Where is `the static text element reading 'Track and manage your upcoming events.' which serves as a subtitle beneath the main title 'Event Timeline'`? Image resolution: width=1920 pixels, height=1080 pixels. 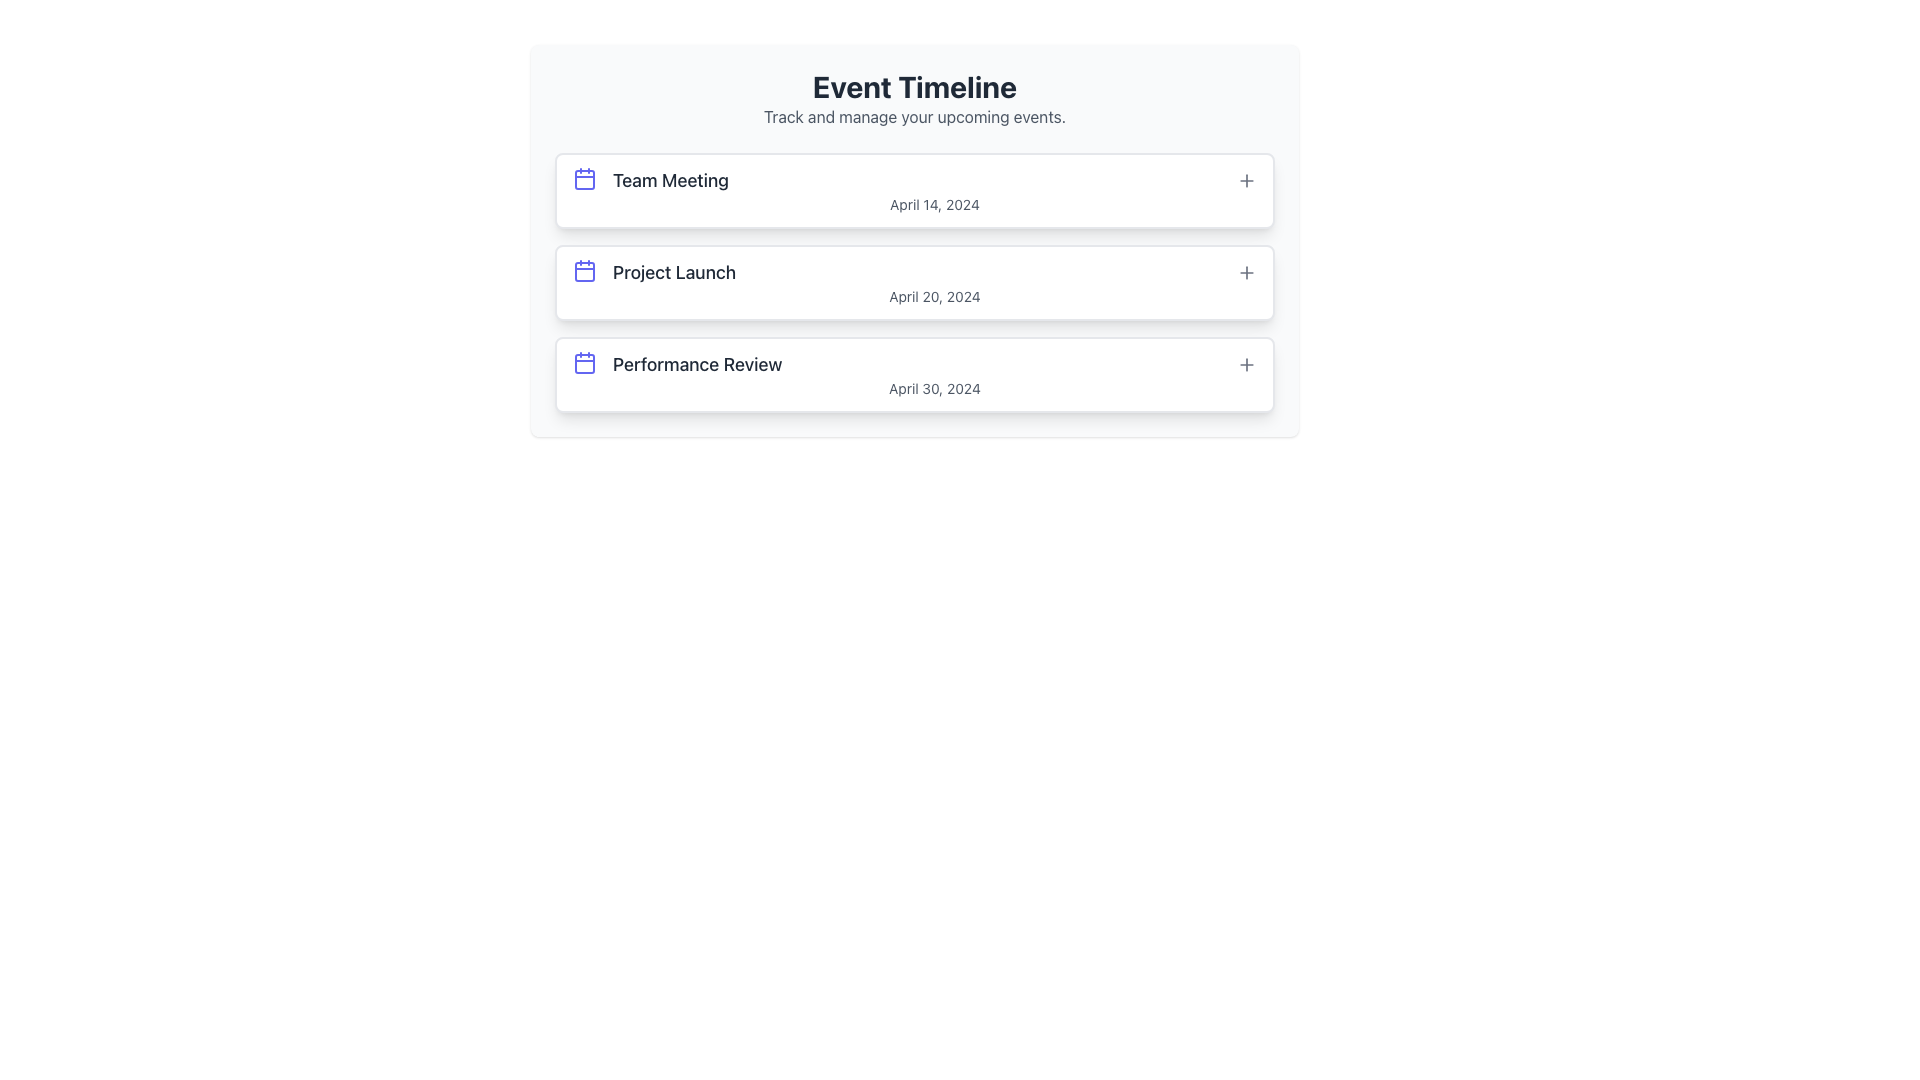
the static text element reading 'Track and manage your upcoming events.' which serves as a subtitle beneath the main title 'Event Timeline' is located at coordinates (914, 116).